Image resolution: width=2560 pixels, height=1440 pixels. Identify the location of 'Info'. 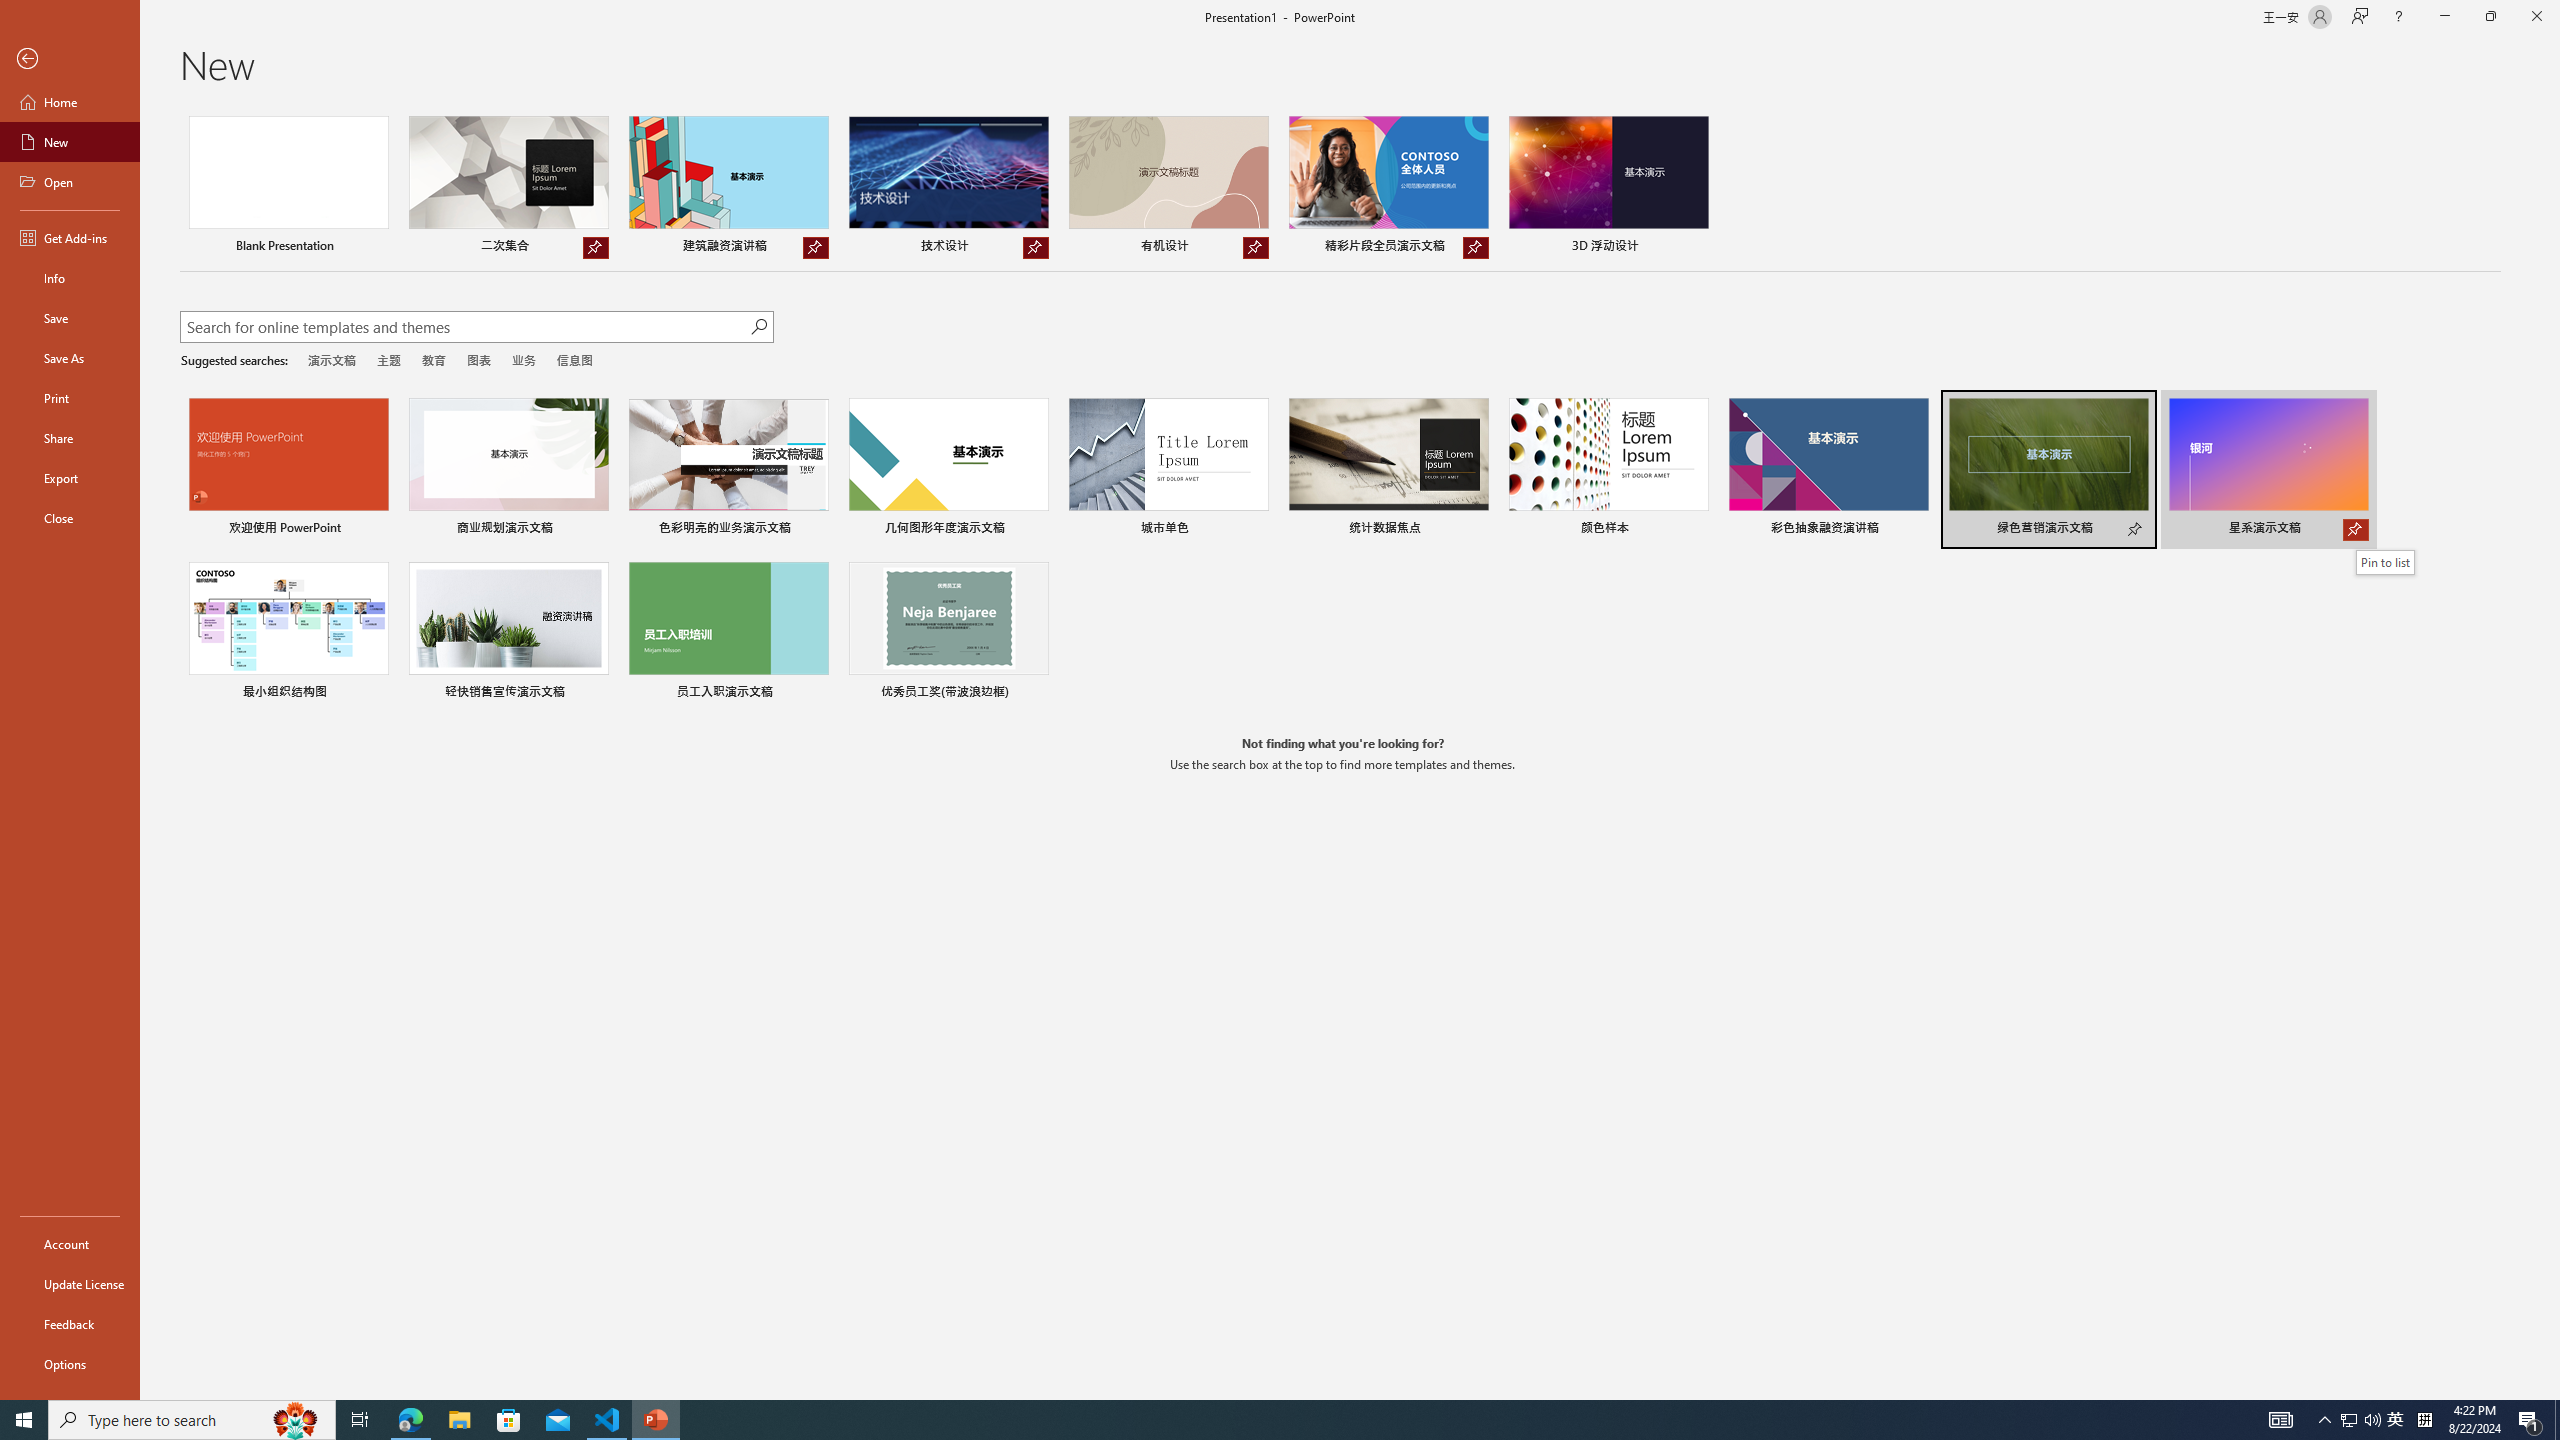
(69, 276).